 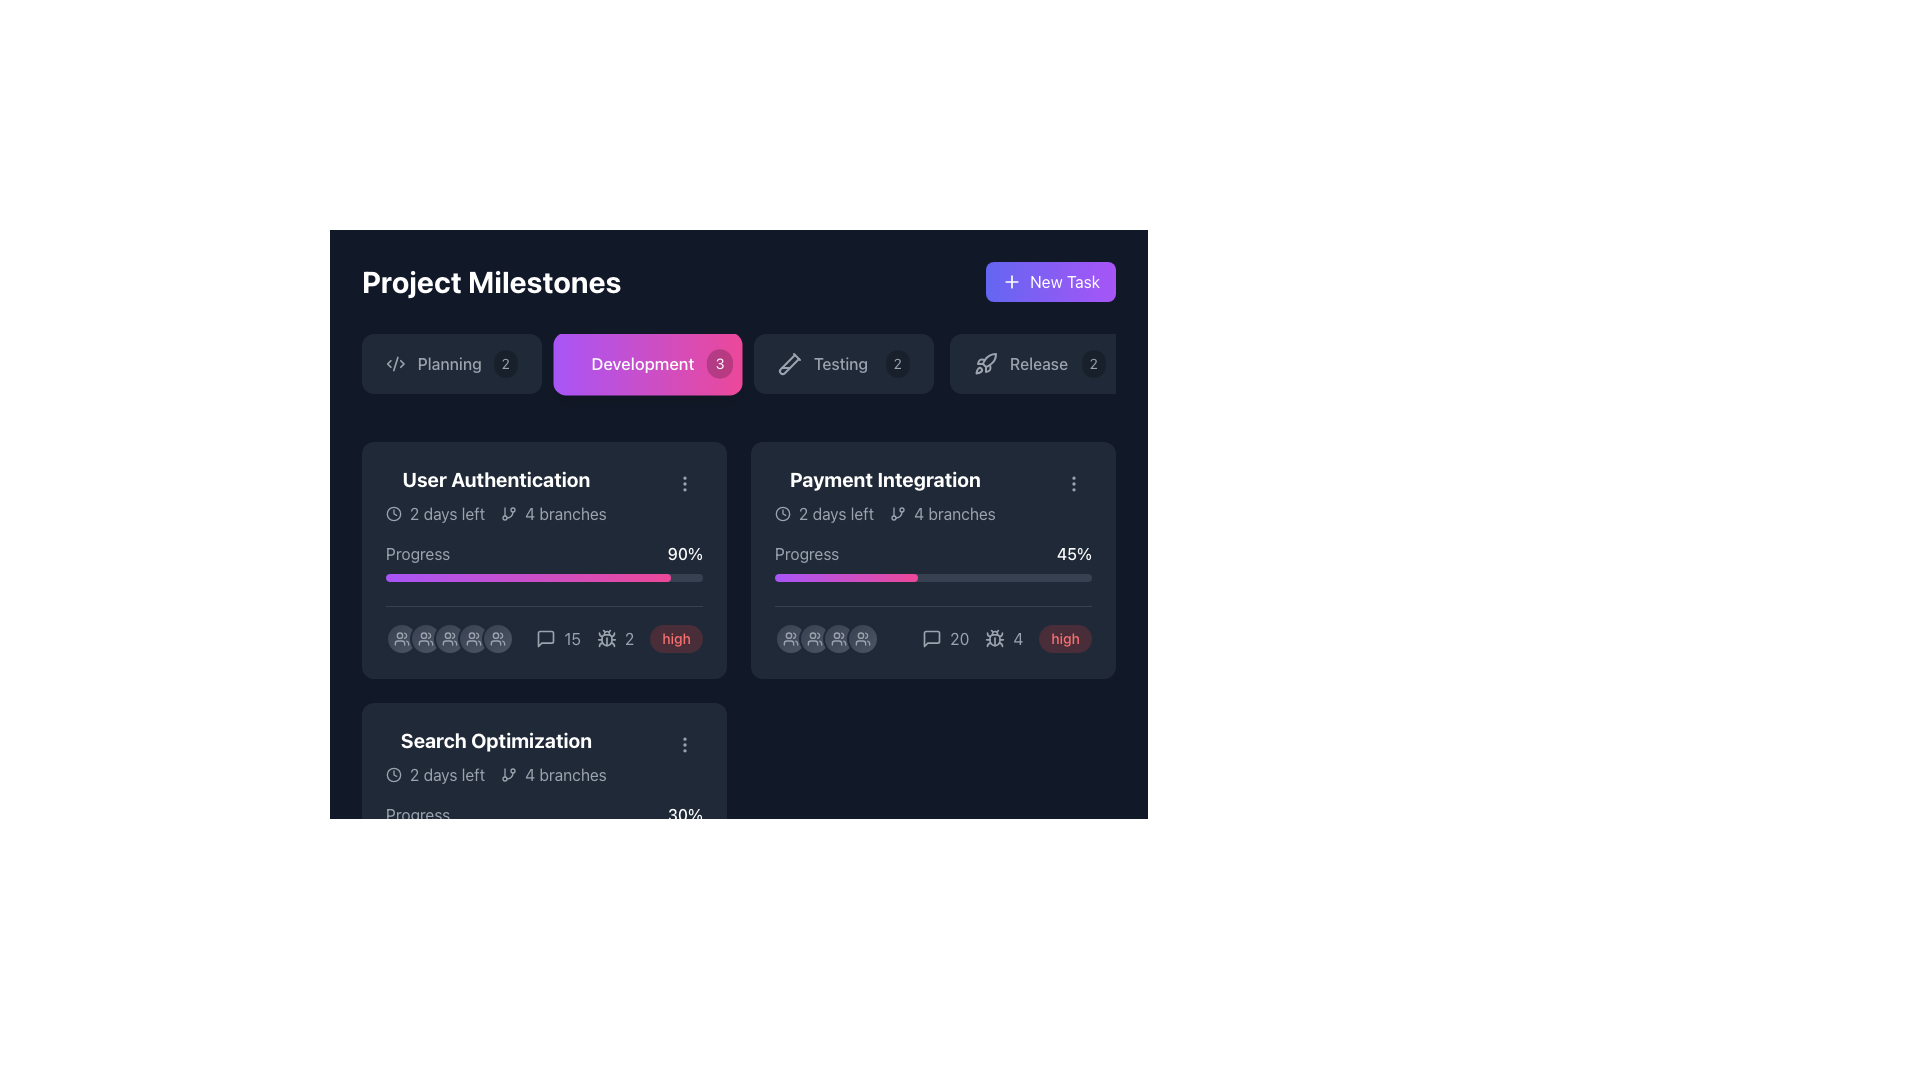 What do you see at coordinates (789, 363) in the screenshot?
I see `the 'Testing2' button icon, which is visually represented as an SVG icon located inside a horizontally aligned button group under the 'Project Milestones' heading, positioned third from the left` at bounding box center [789, 363].